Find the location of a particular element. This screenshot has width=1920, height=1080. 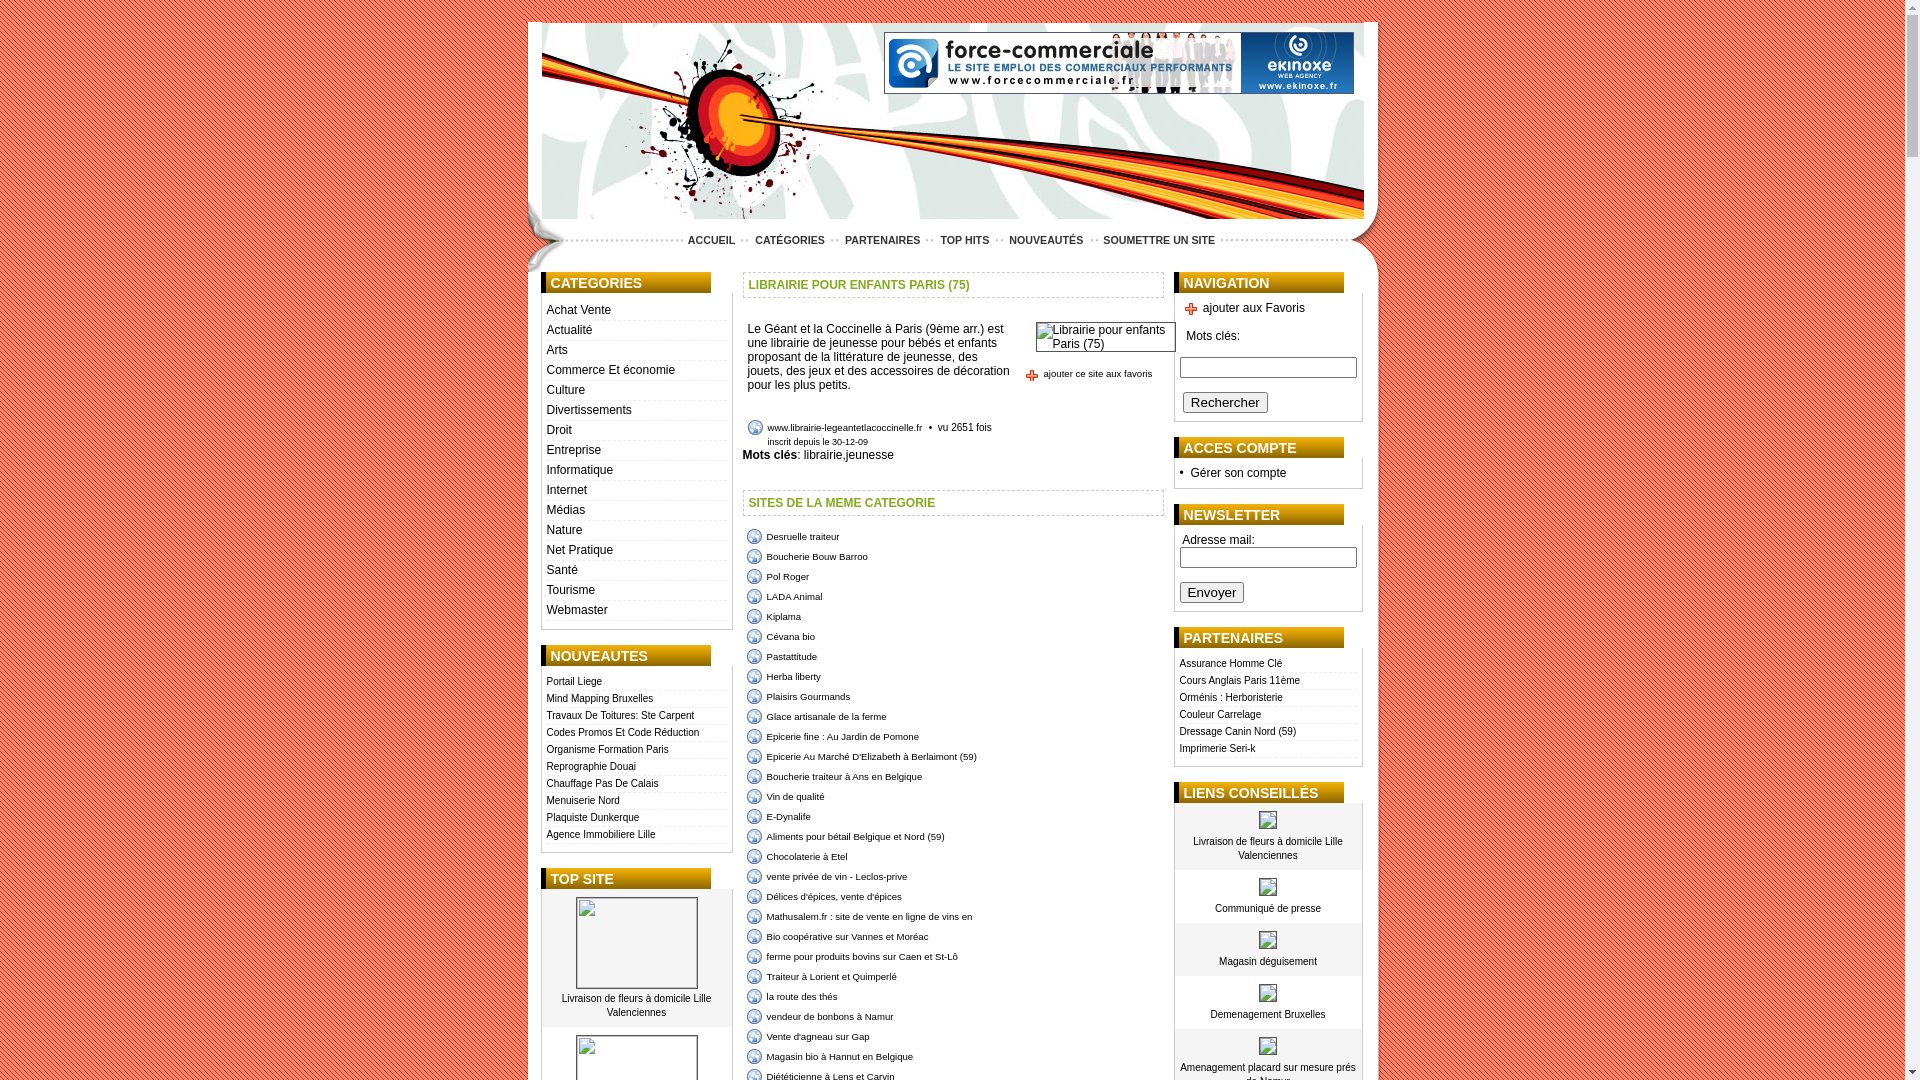

'Kiplama' is located at coordinates (744, 615).